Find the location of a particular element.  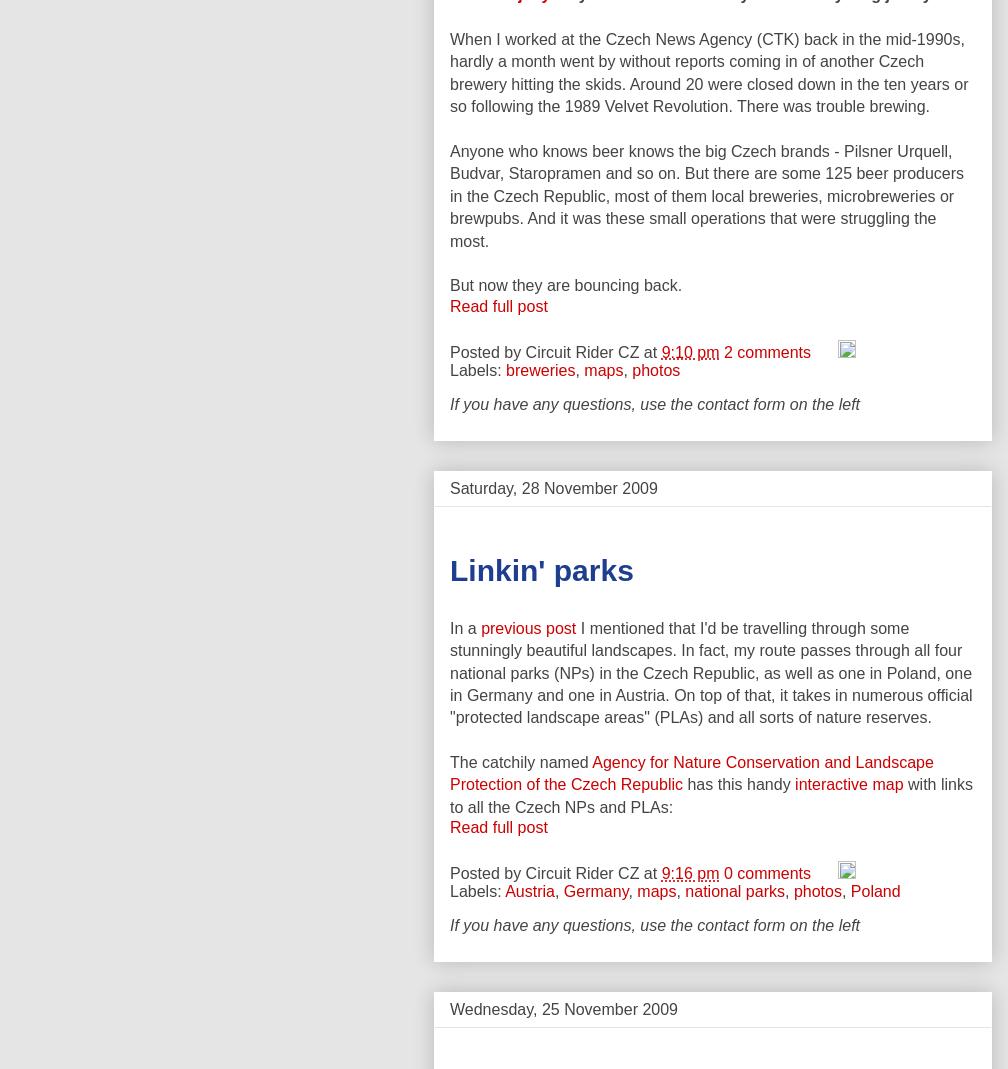

'national parks' is located at coordinates (685, 890).